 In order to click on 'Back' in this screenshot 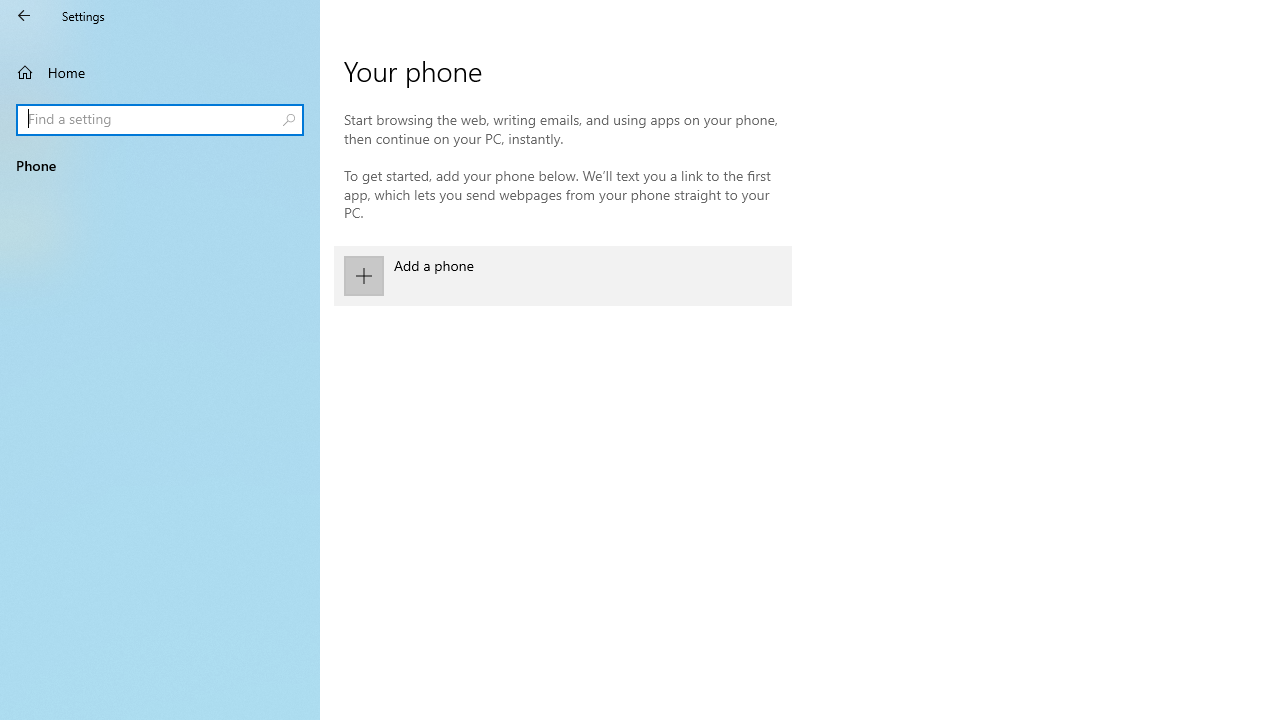, I will do `click(24, 15)`.